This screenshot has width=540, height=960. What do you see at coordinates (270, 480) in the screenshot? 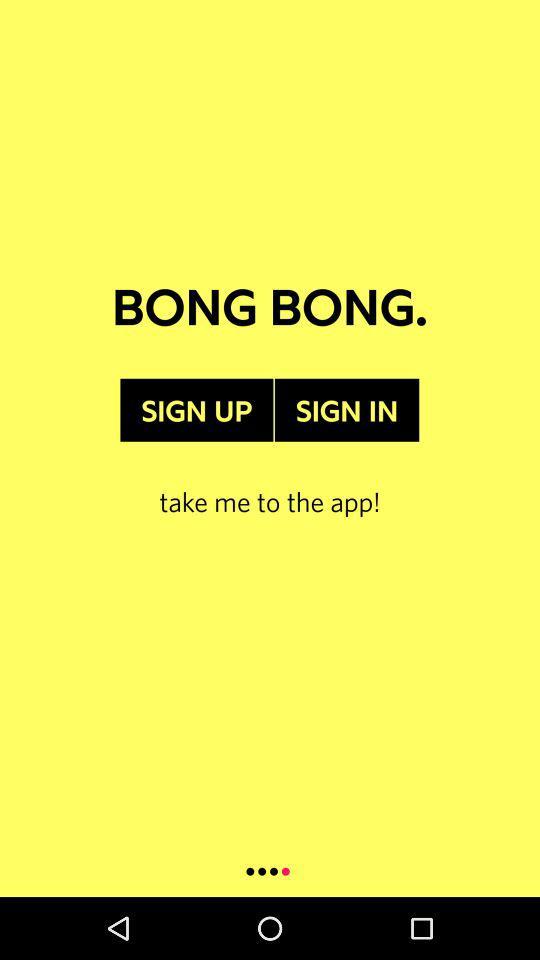
I see `the take me to` at bounding box center [270, 480].